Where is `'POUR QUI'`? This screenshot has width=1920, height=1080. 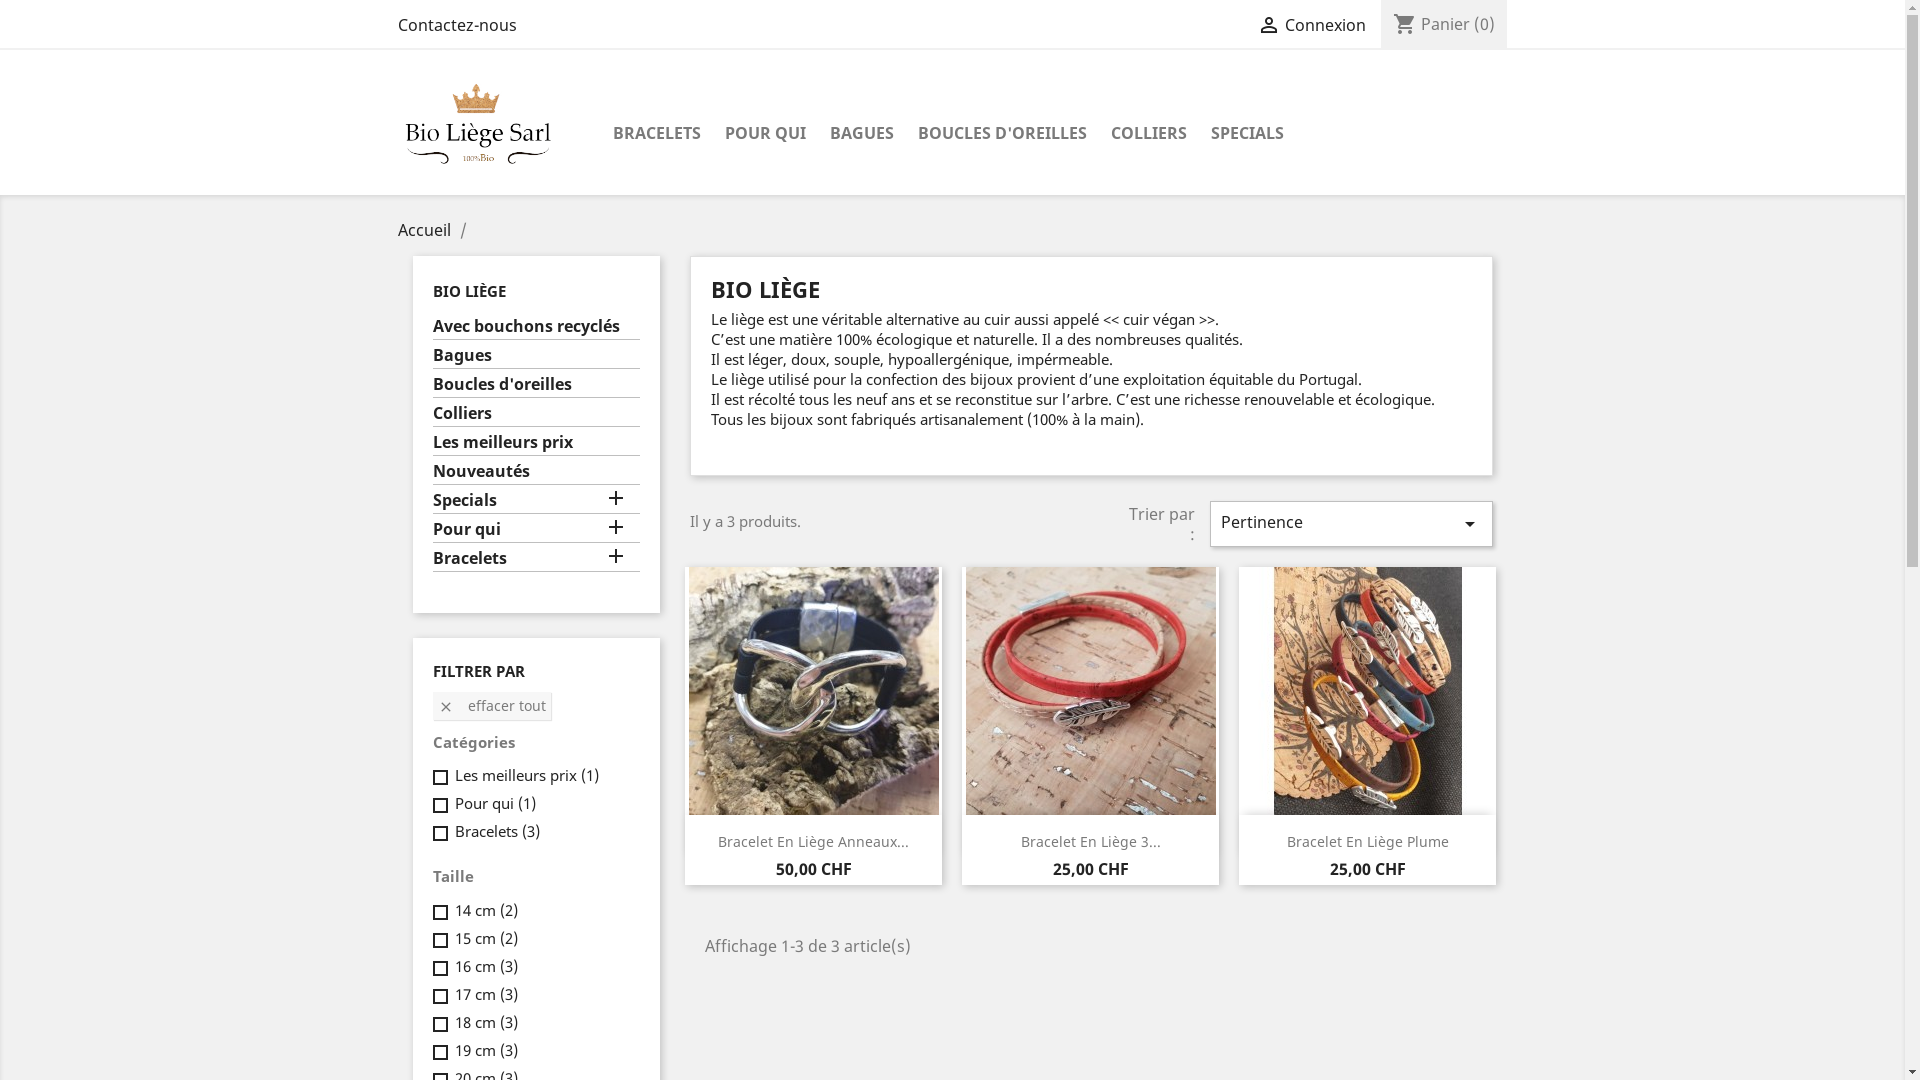
'POUR QUI' is located at coordinates (763, 134).